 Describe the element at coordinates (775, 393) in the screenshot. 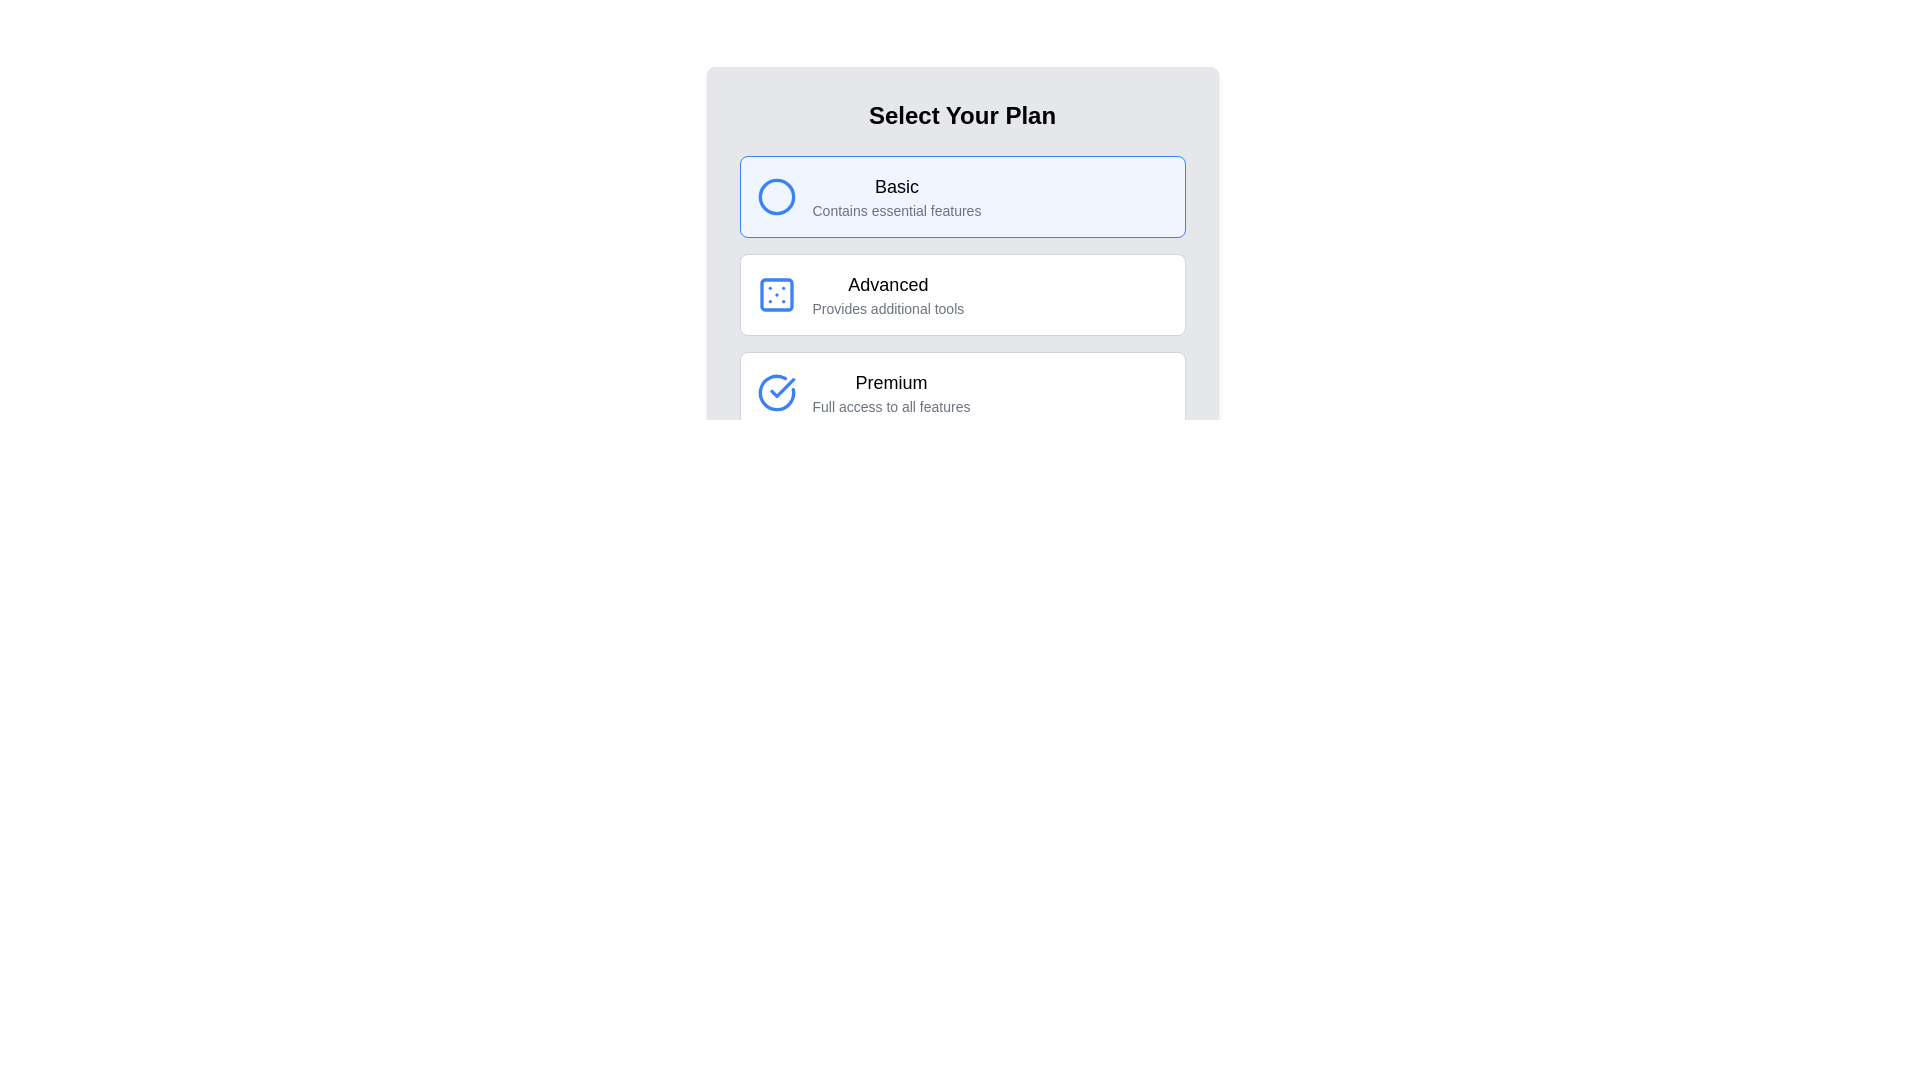

I see `the blue circular SVG icon representing a checkmark for the 'Premium' plan option, located to the left of the 'Premium' text` at that location.